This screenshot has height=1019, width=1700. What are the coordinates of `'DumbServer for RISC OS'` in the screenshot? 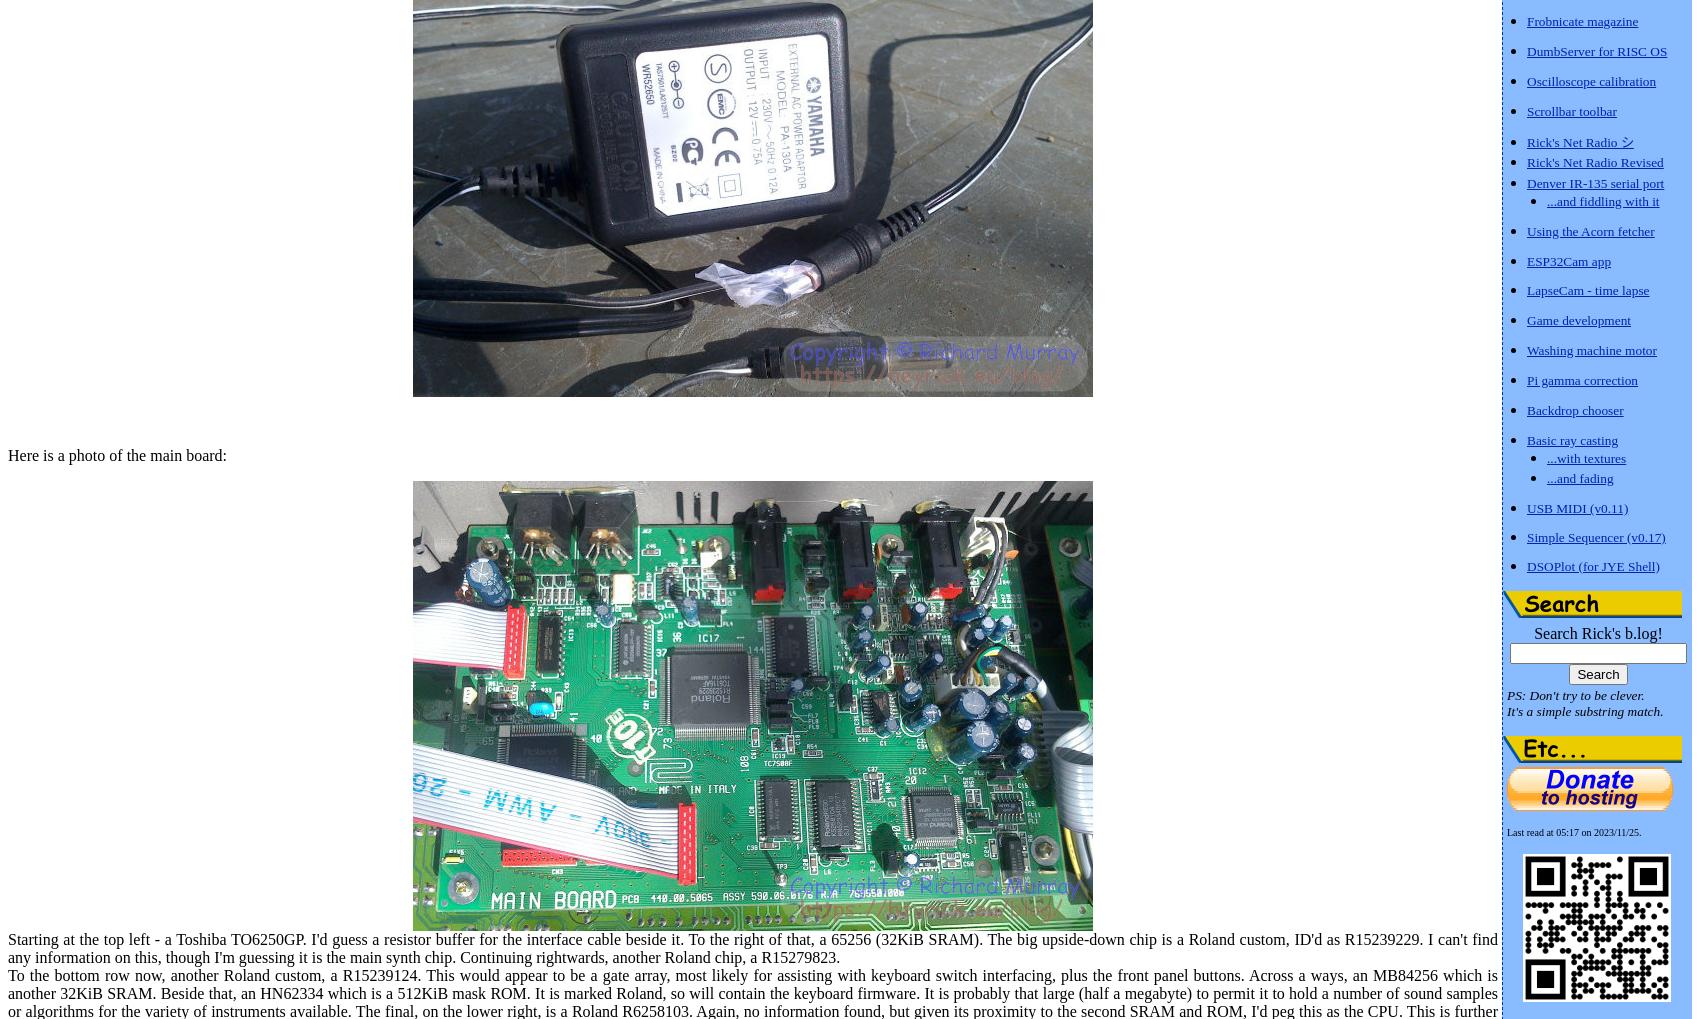 It's located at (1595, 50).